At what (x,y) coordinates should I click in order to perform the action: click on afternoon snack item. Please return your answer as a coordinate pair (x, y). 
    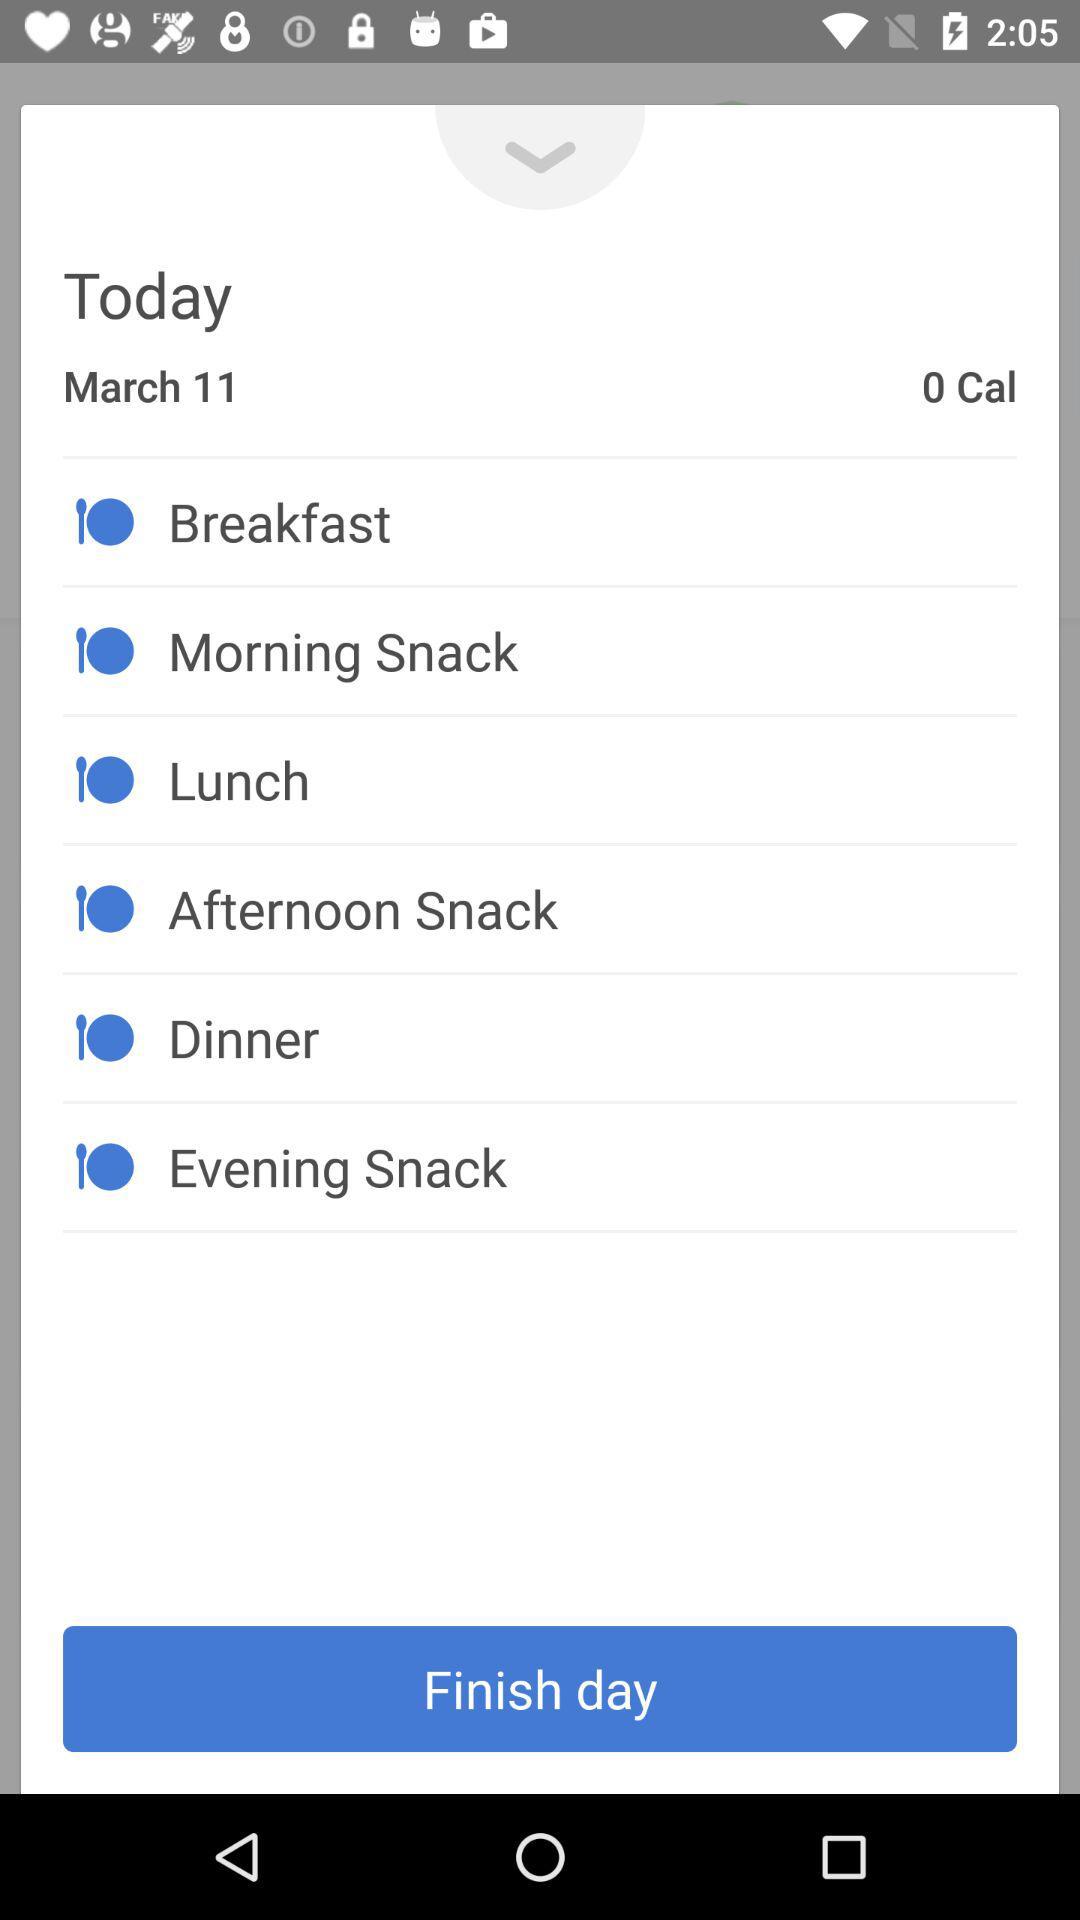
    Looking at the image, I should click on (591, 907).